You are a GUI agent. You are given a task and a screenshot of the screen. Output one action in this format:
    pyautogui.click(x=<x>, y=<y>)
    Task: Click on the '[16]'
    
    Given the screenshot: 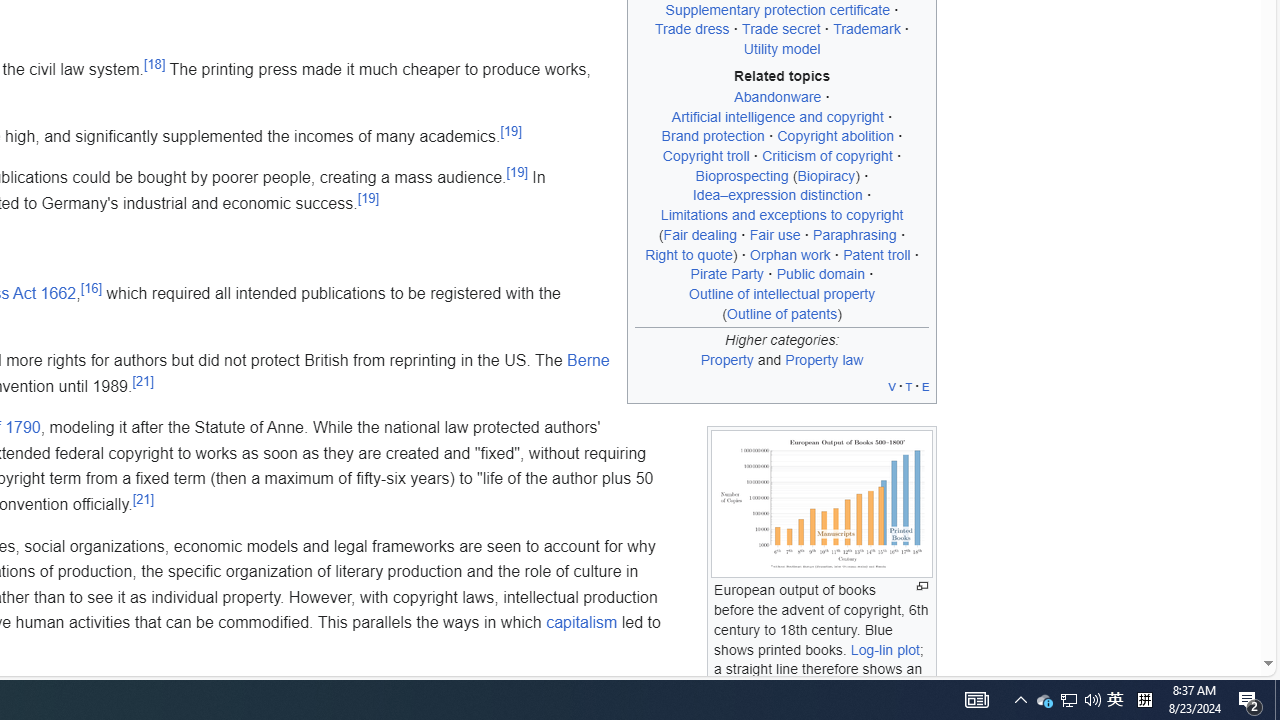 What is the action you would take?
    pyautogui.click(x=89, y=288)
    